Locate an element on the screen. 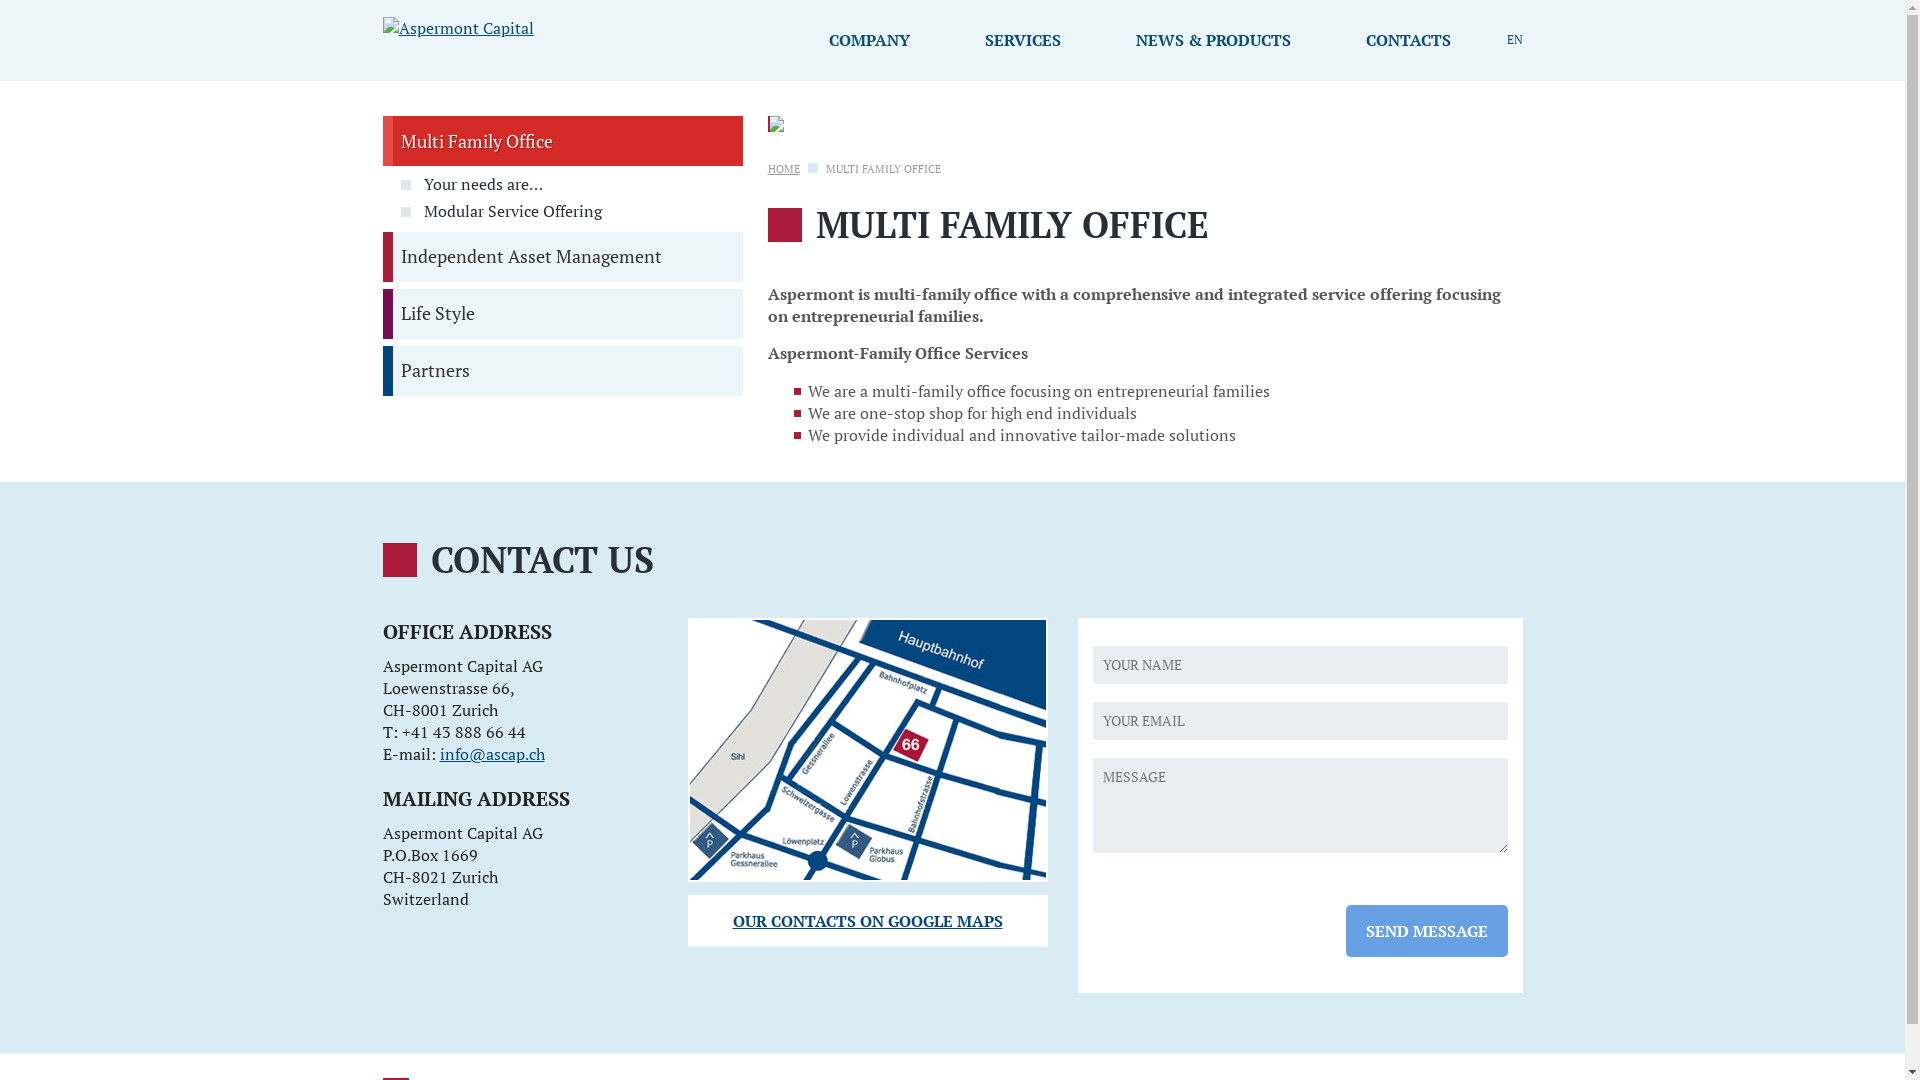  'HOME' is located at coordinates (782, 168).